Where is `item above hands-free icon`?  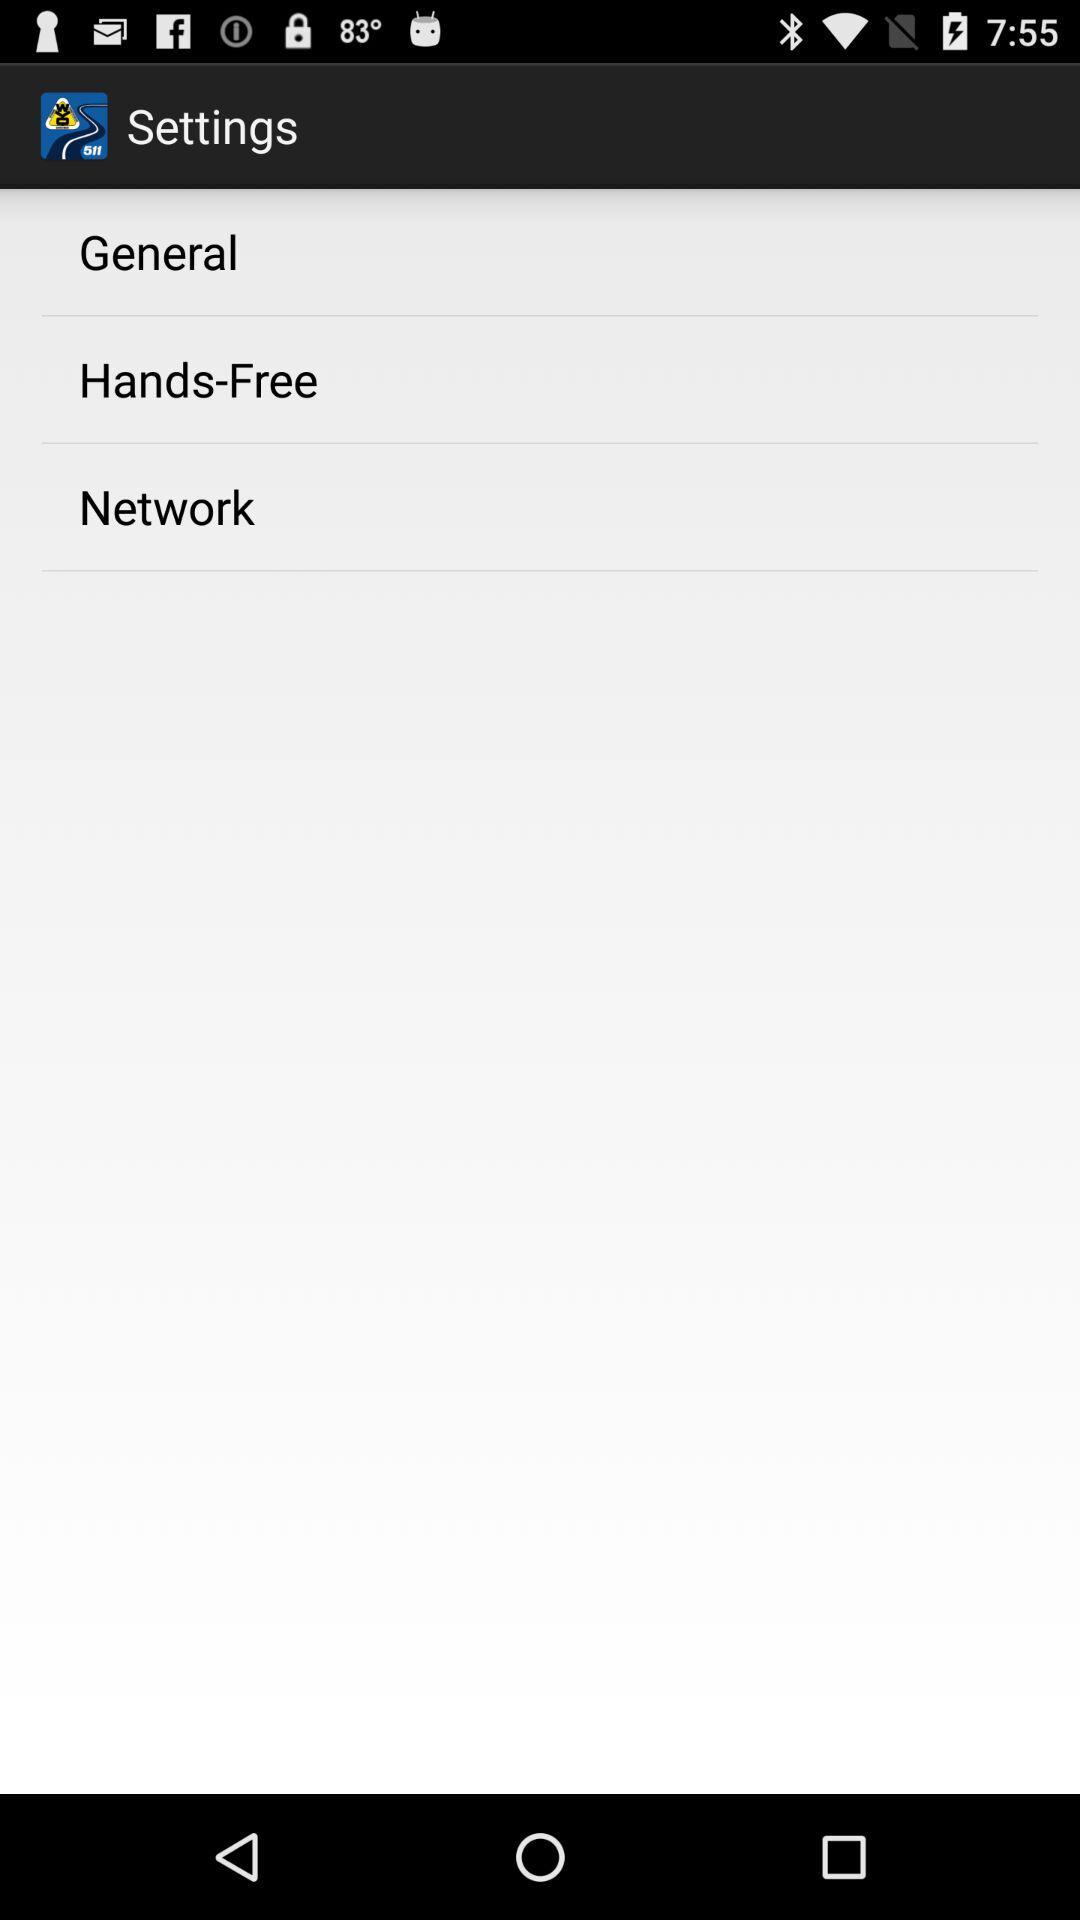 item above hands-free icon is located at coordinates (157, 250).